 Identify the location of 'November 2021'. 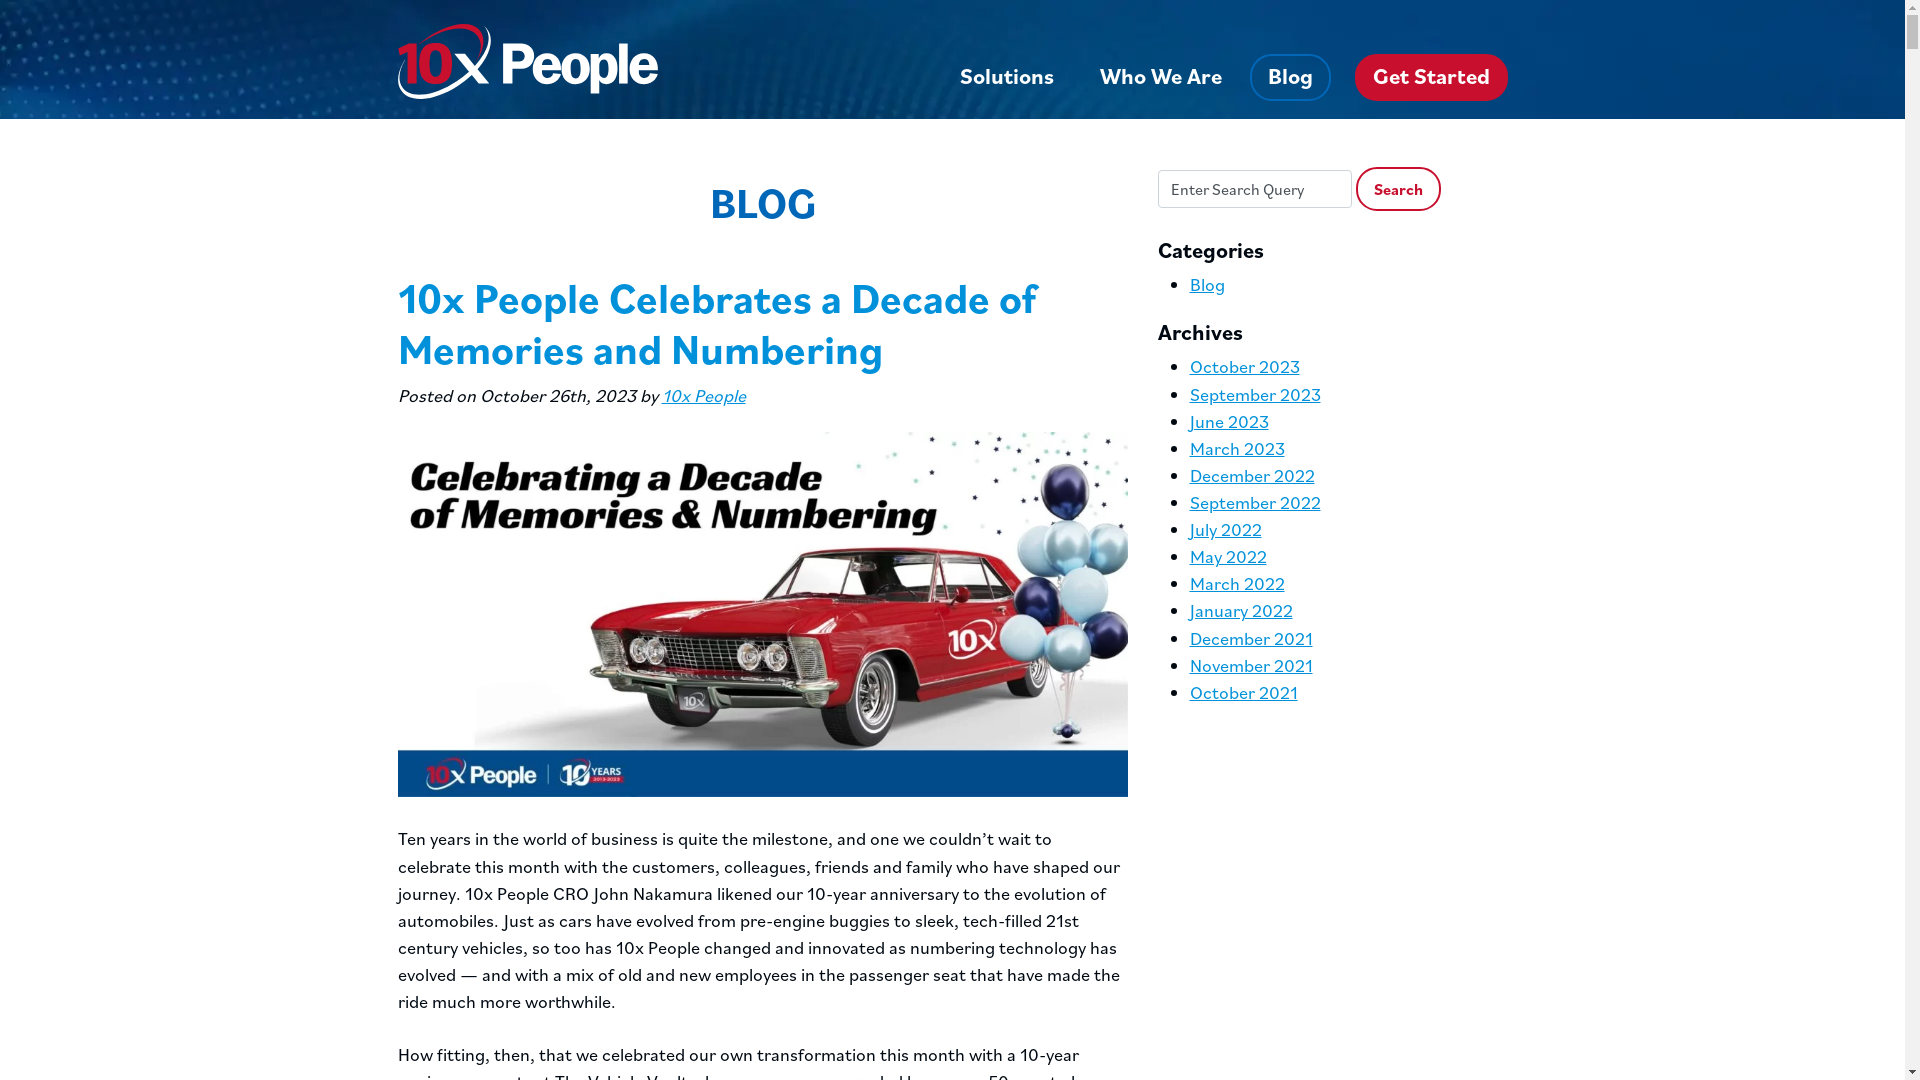
(1190, 665).